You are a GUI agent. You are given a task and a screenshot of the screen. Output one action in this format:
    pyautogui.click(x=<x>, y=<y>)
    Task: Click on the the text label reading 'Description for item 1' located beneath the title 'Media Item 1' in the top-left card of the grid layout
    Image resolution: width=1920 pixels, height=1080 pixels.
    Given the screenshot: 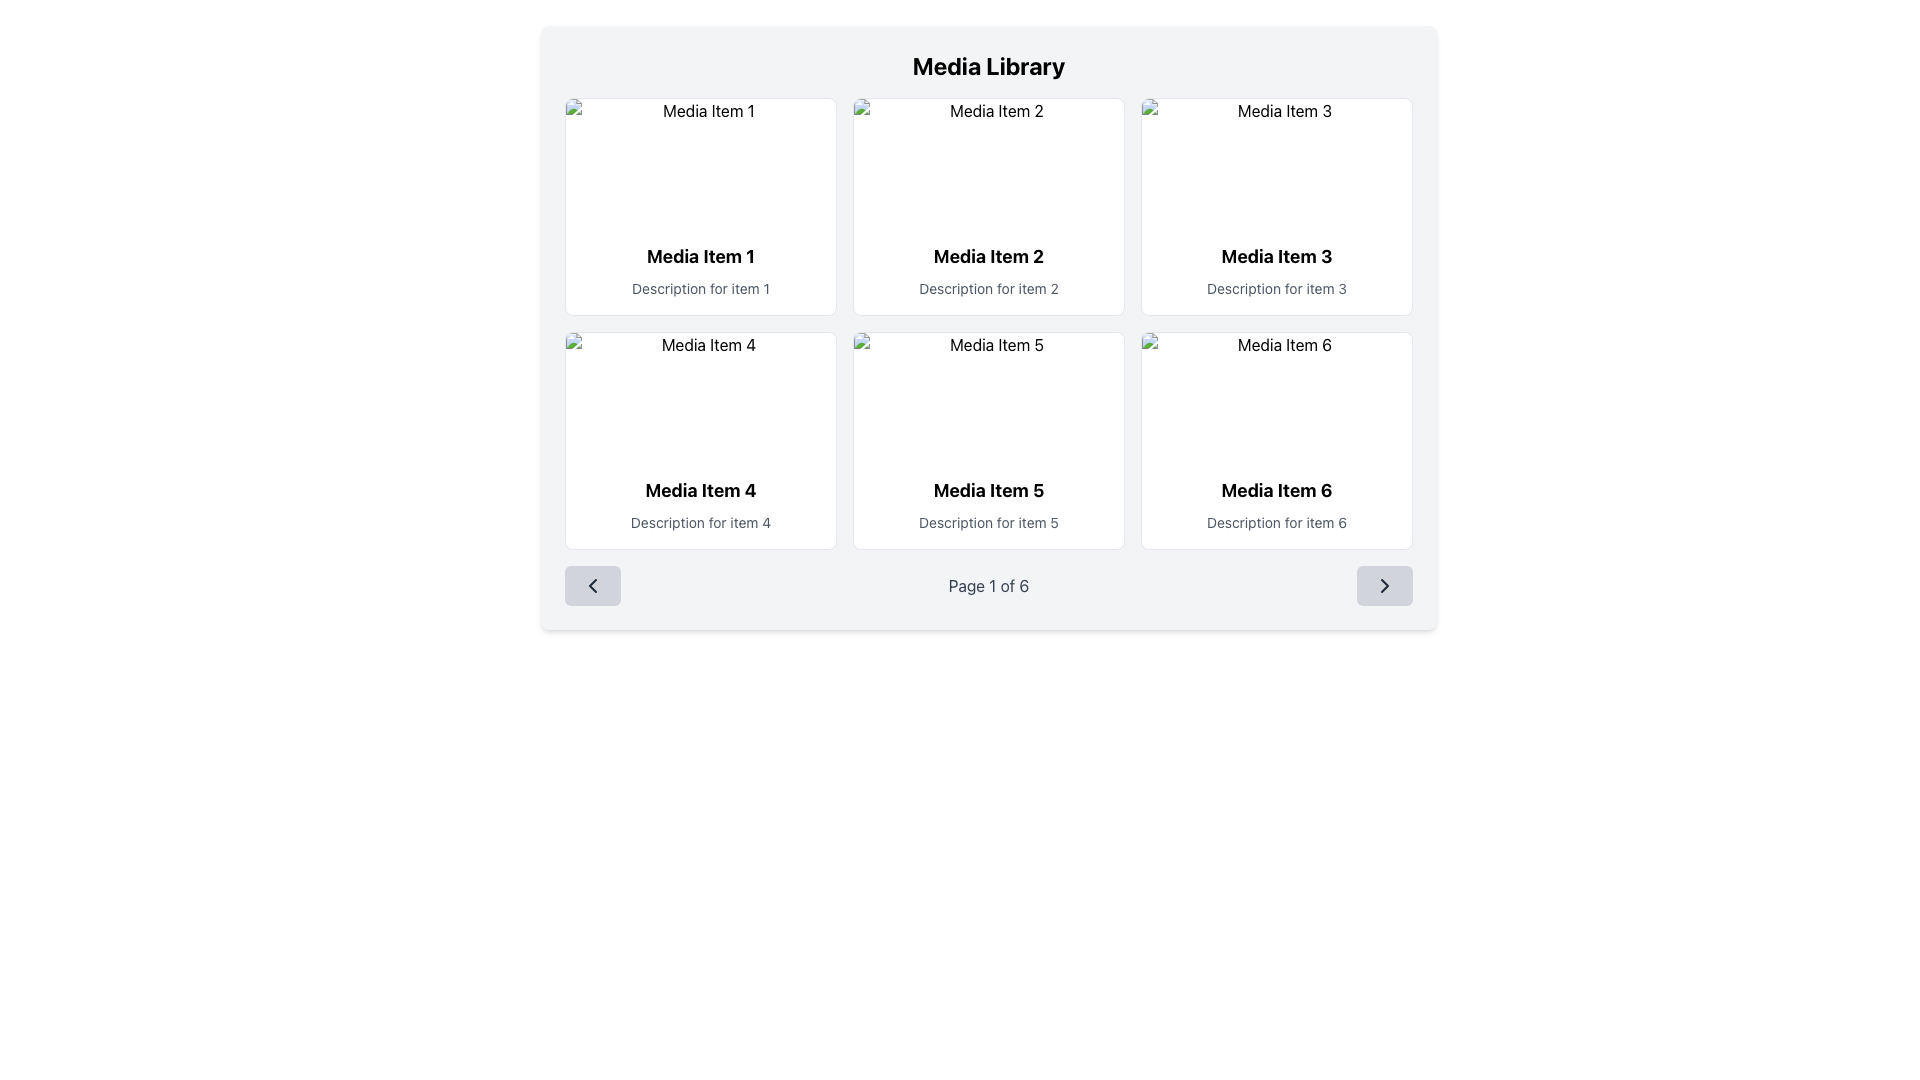 What is the action you would take?
    pyautogui.click(x=700, y=289)
    